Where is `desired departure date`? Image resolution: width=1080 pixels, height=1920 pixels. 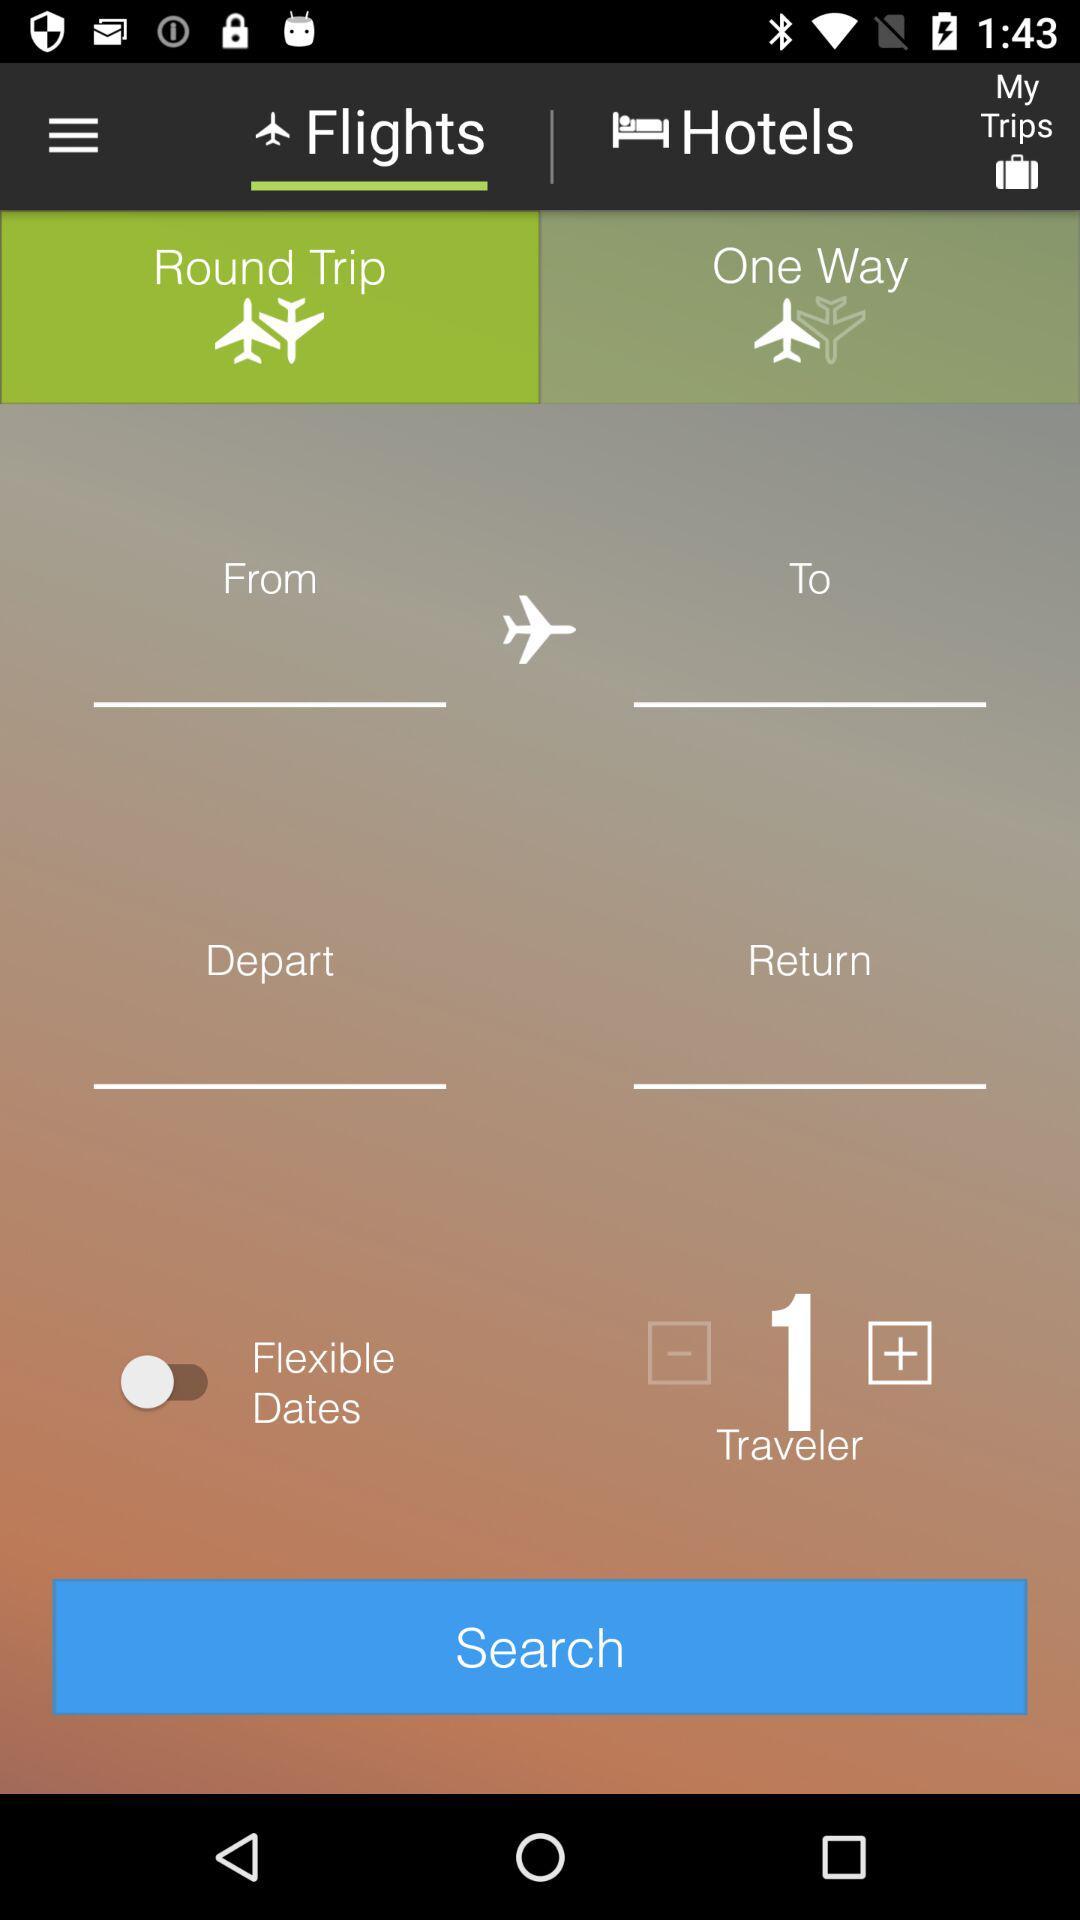 desired departure date is located at coordinates (270, 1116).